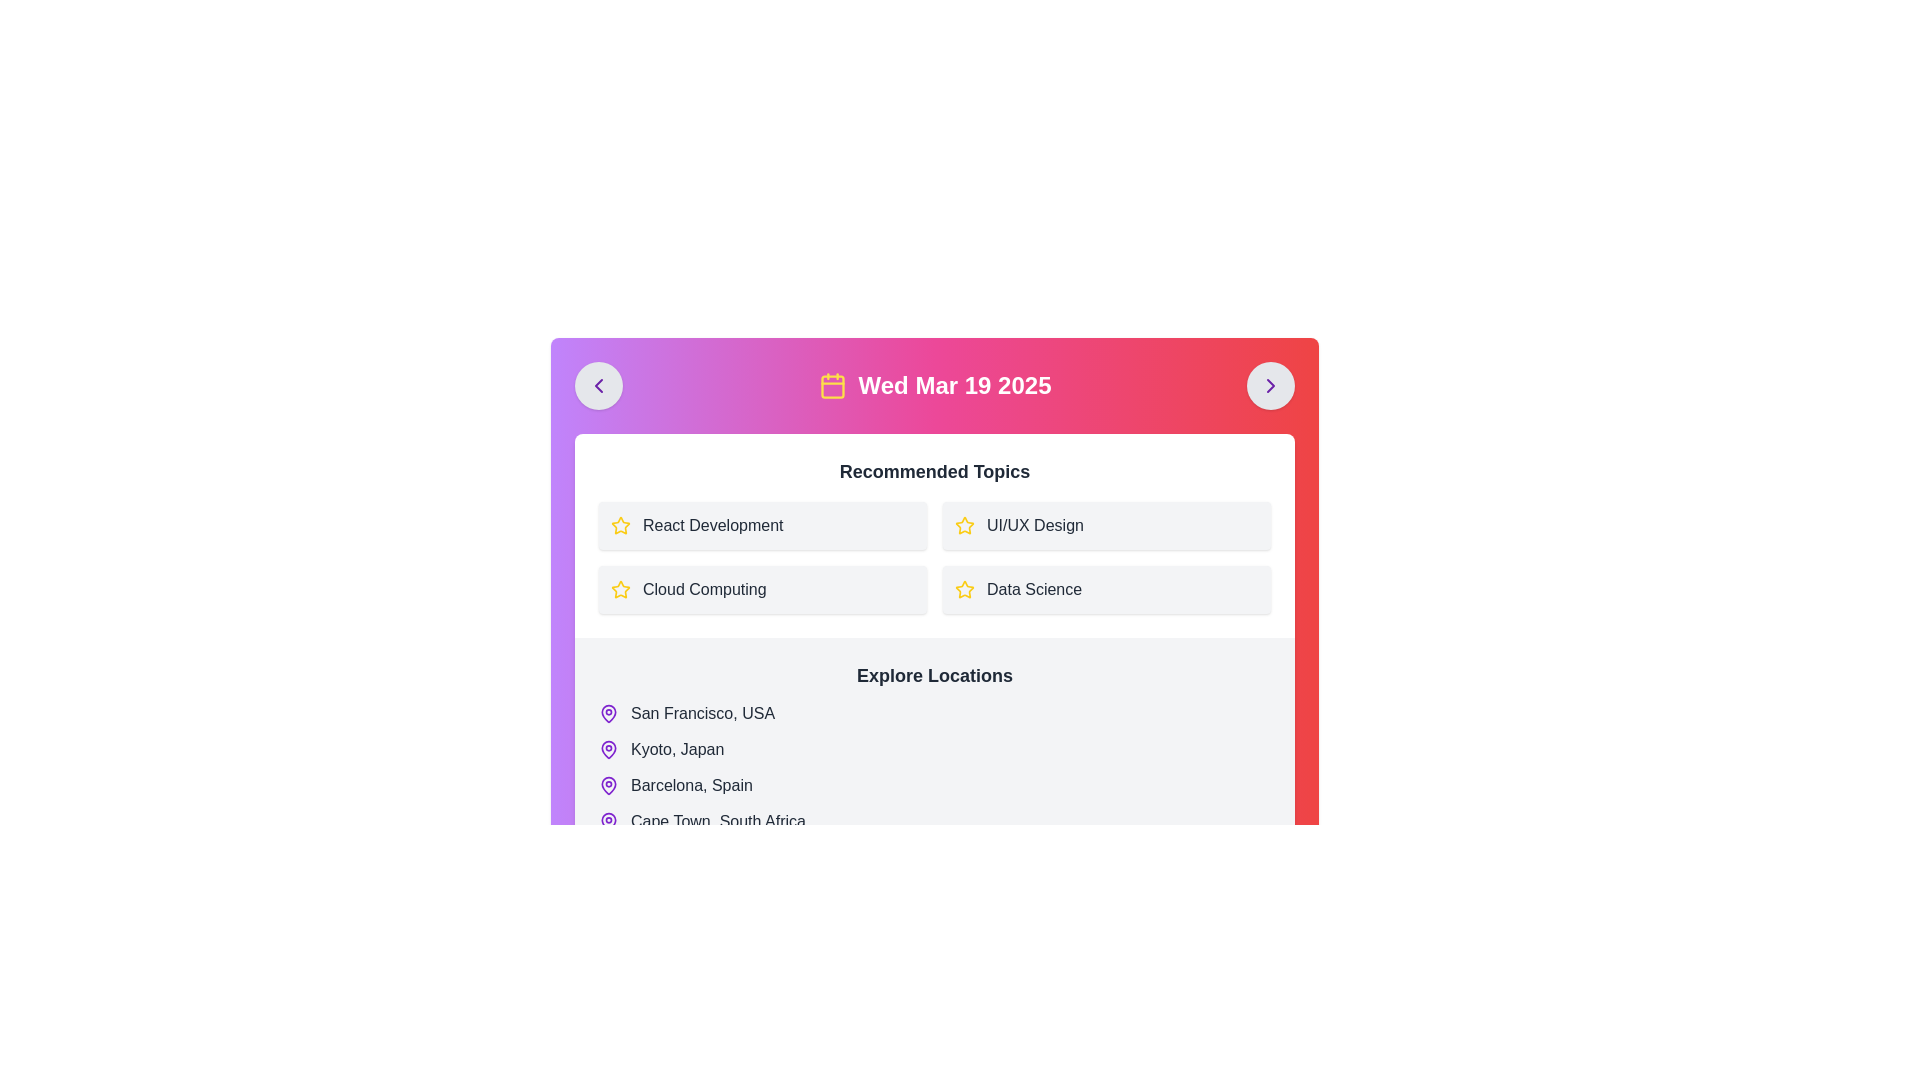 This screenshot has height=1080, width=1920. Describe the element at coordinates (964, 524) in the screenshot. I see `the yellow outlined star icon` at that location.